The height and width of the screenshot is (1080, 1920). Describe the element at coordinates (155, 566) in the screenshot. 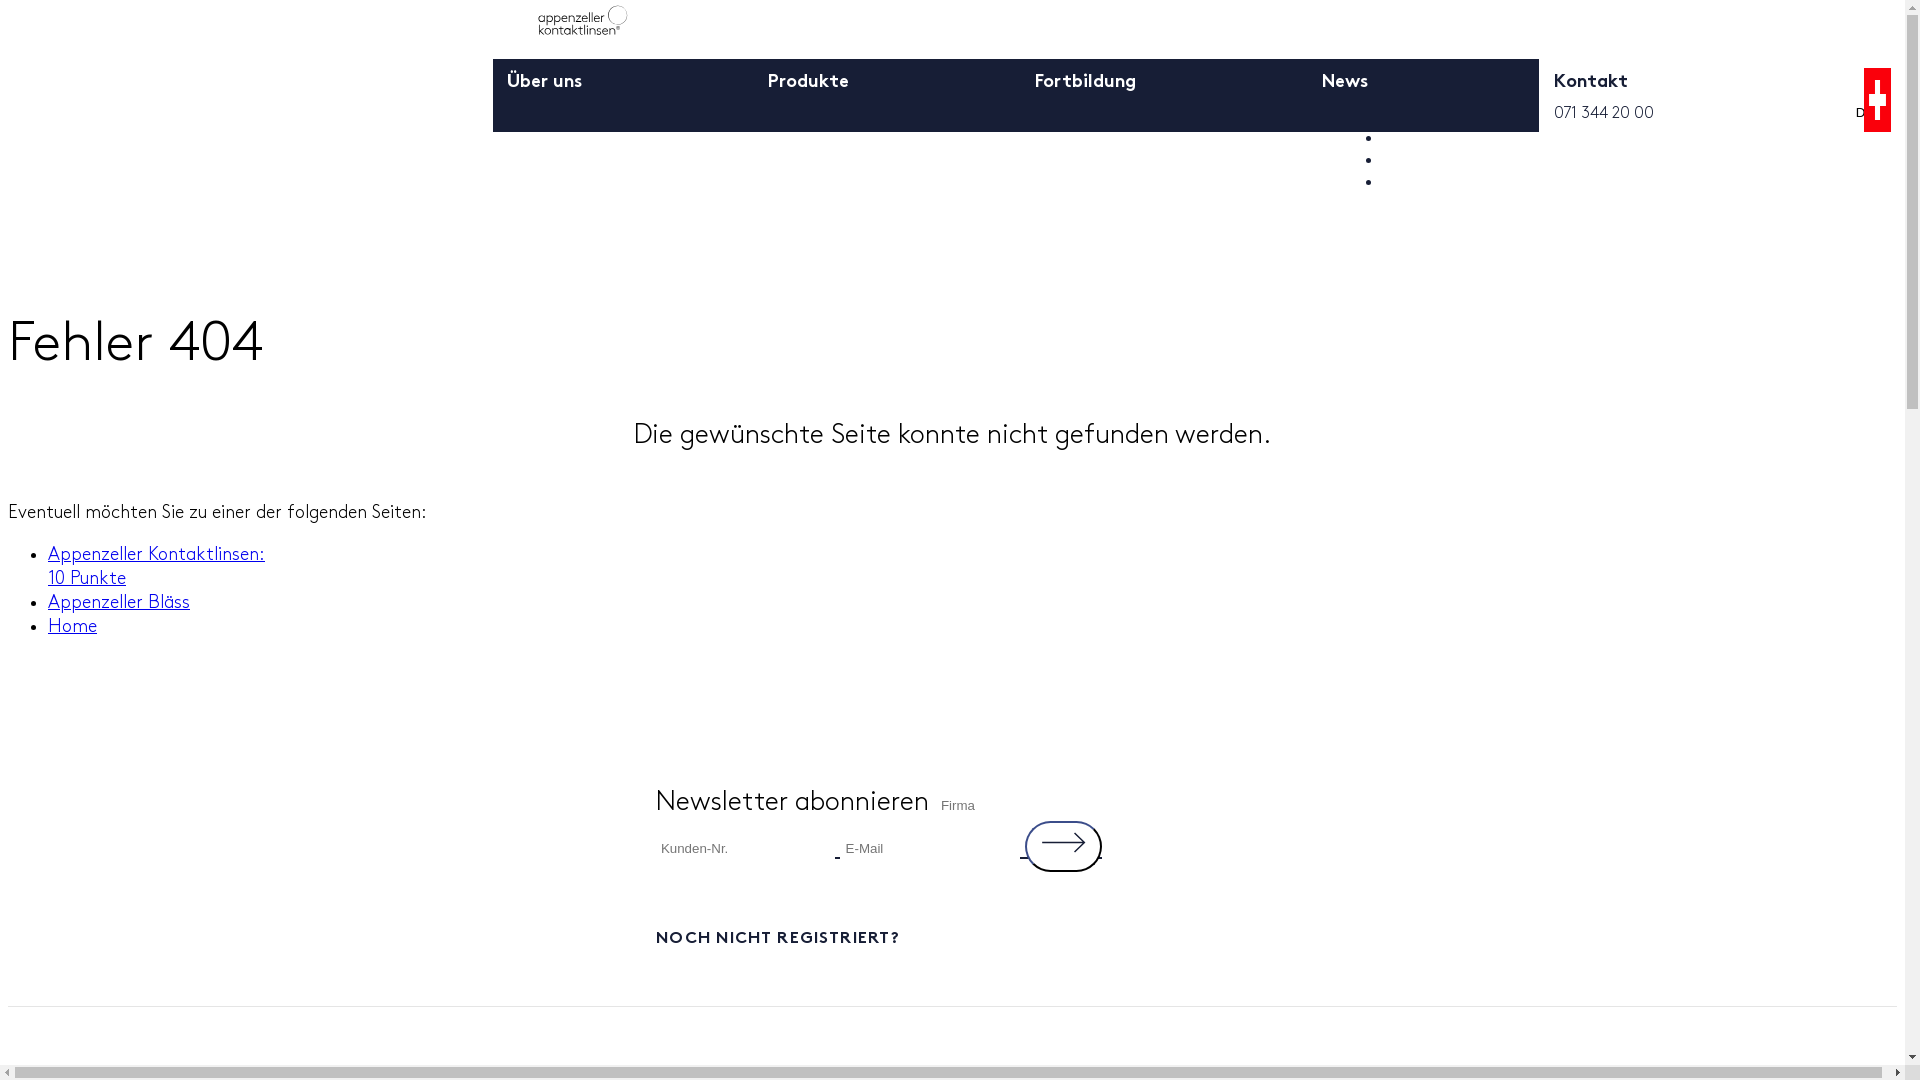

I see `'Appenzeller Kontaktlinsen:` at that location.